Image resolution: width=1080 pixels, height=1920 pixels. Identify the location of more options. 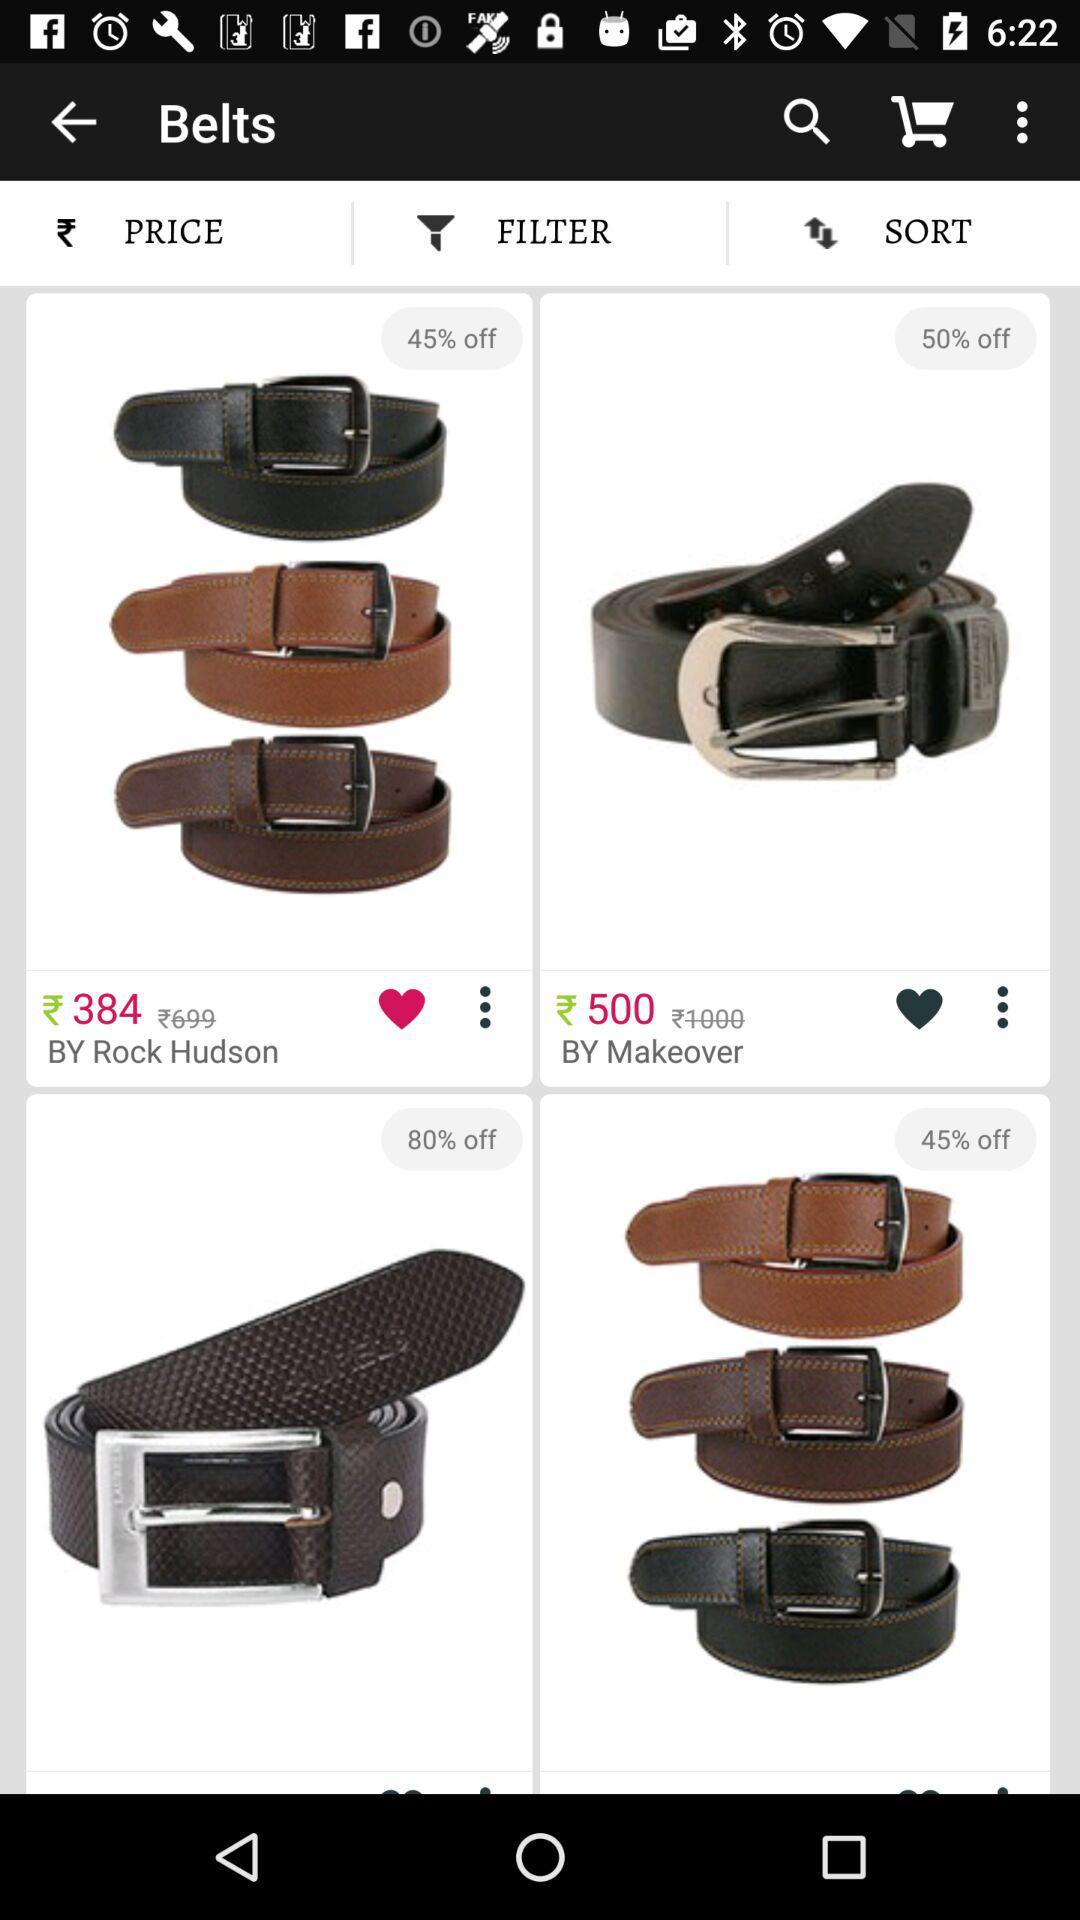
(401, 1782).